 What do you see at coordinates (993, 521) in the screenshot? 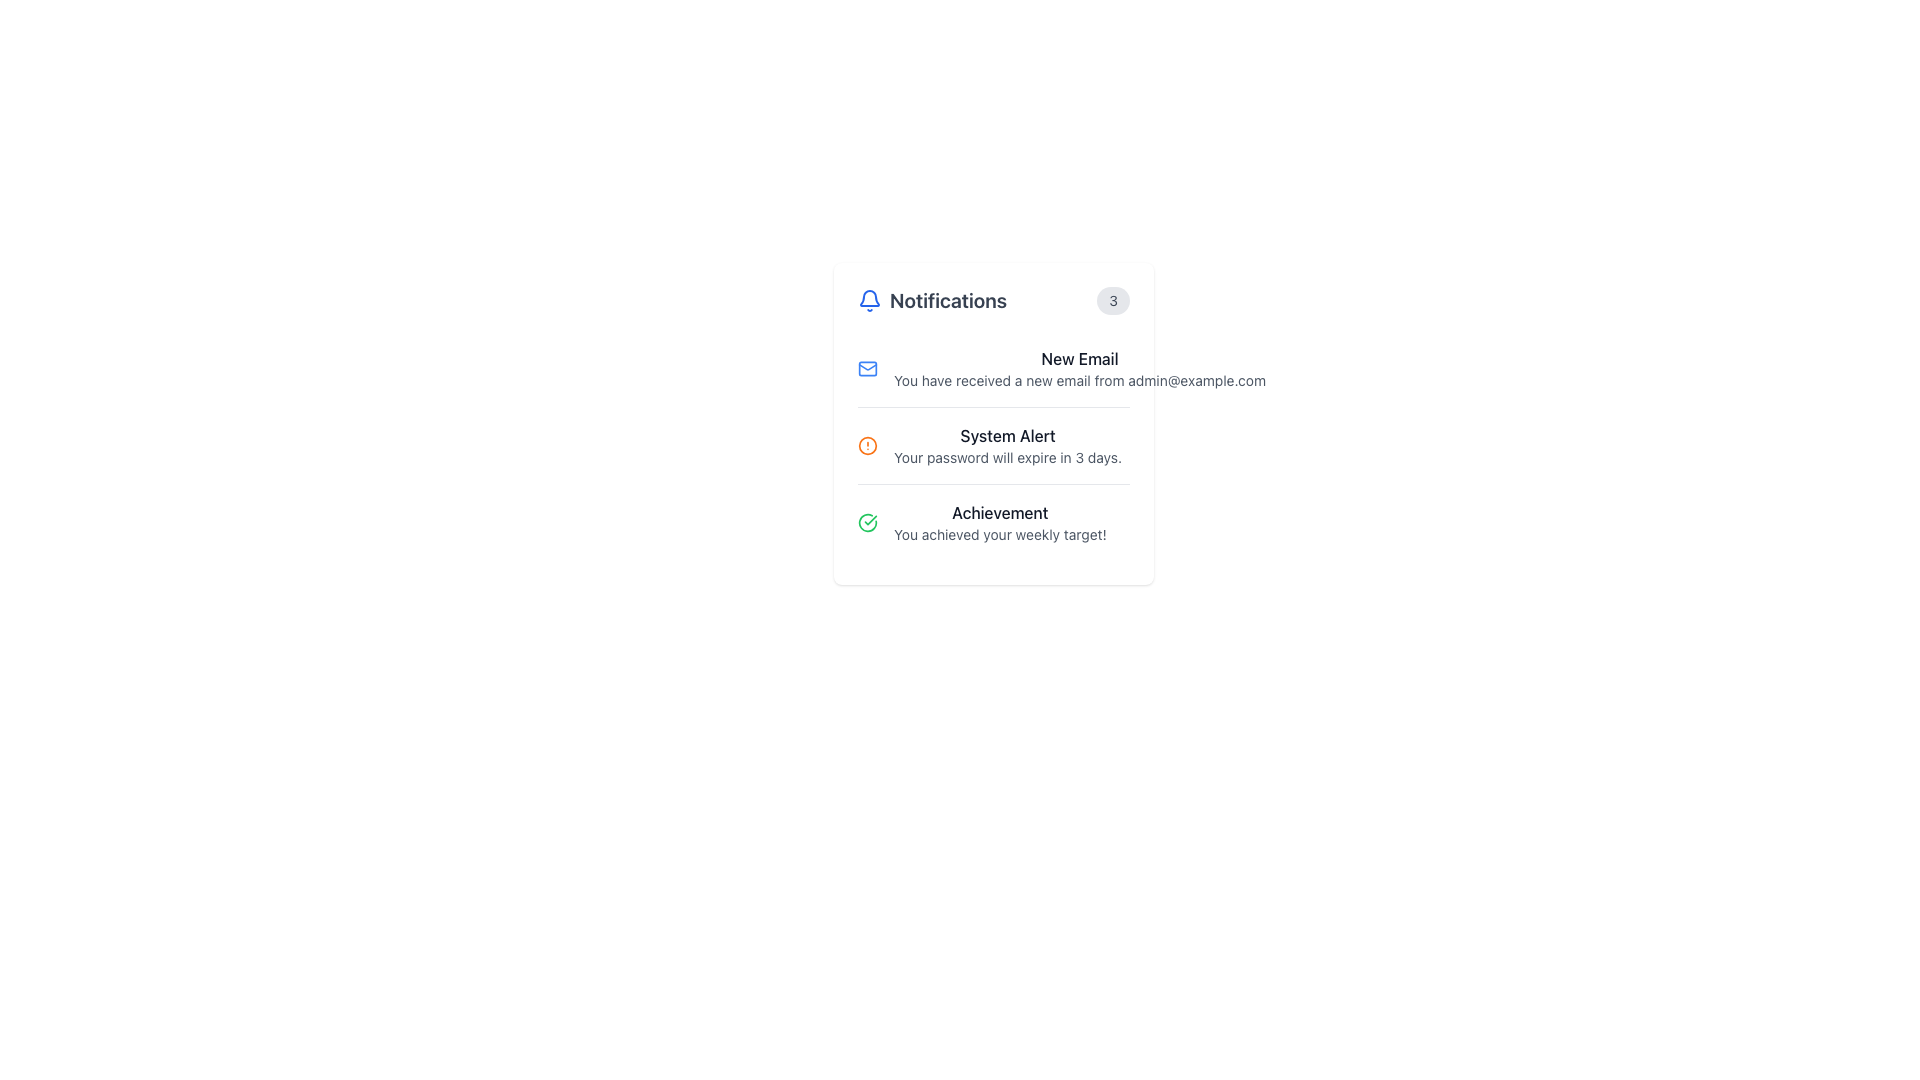
I see `achievement notification text located in the third position of the 'Notifications' list` at bounding box center [993, 521].